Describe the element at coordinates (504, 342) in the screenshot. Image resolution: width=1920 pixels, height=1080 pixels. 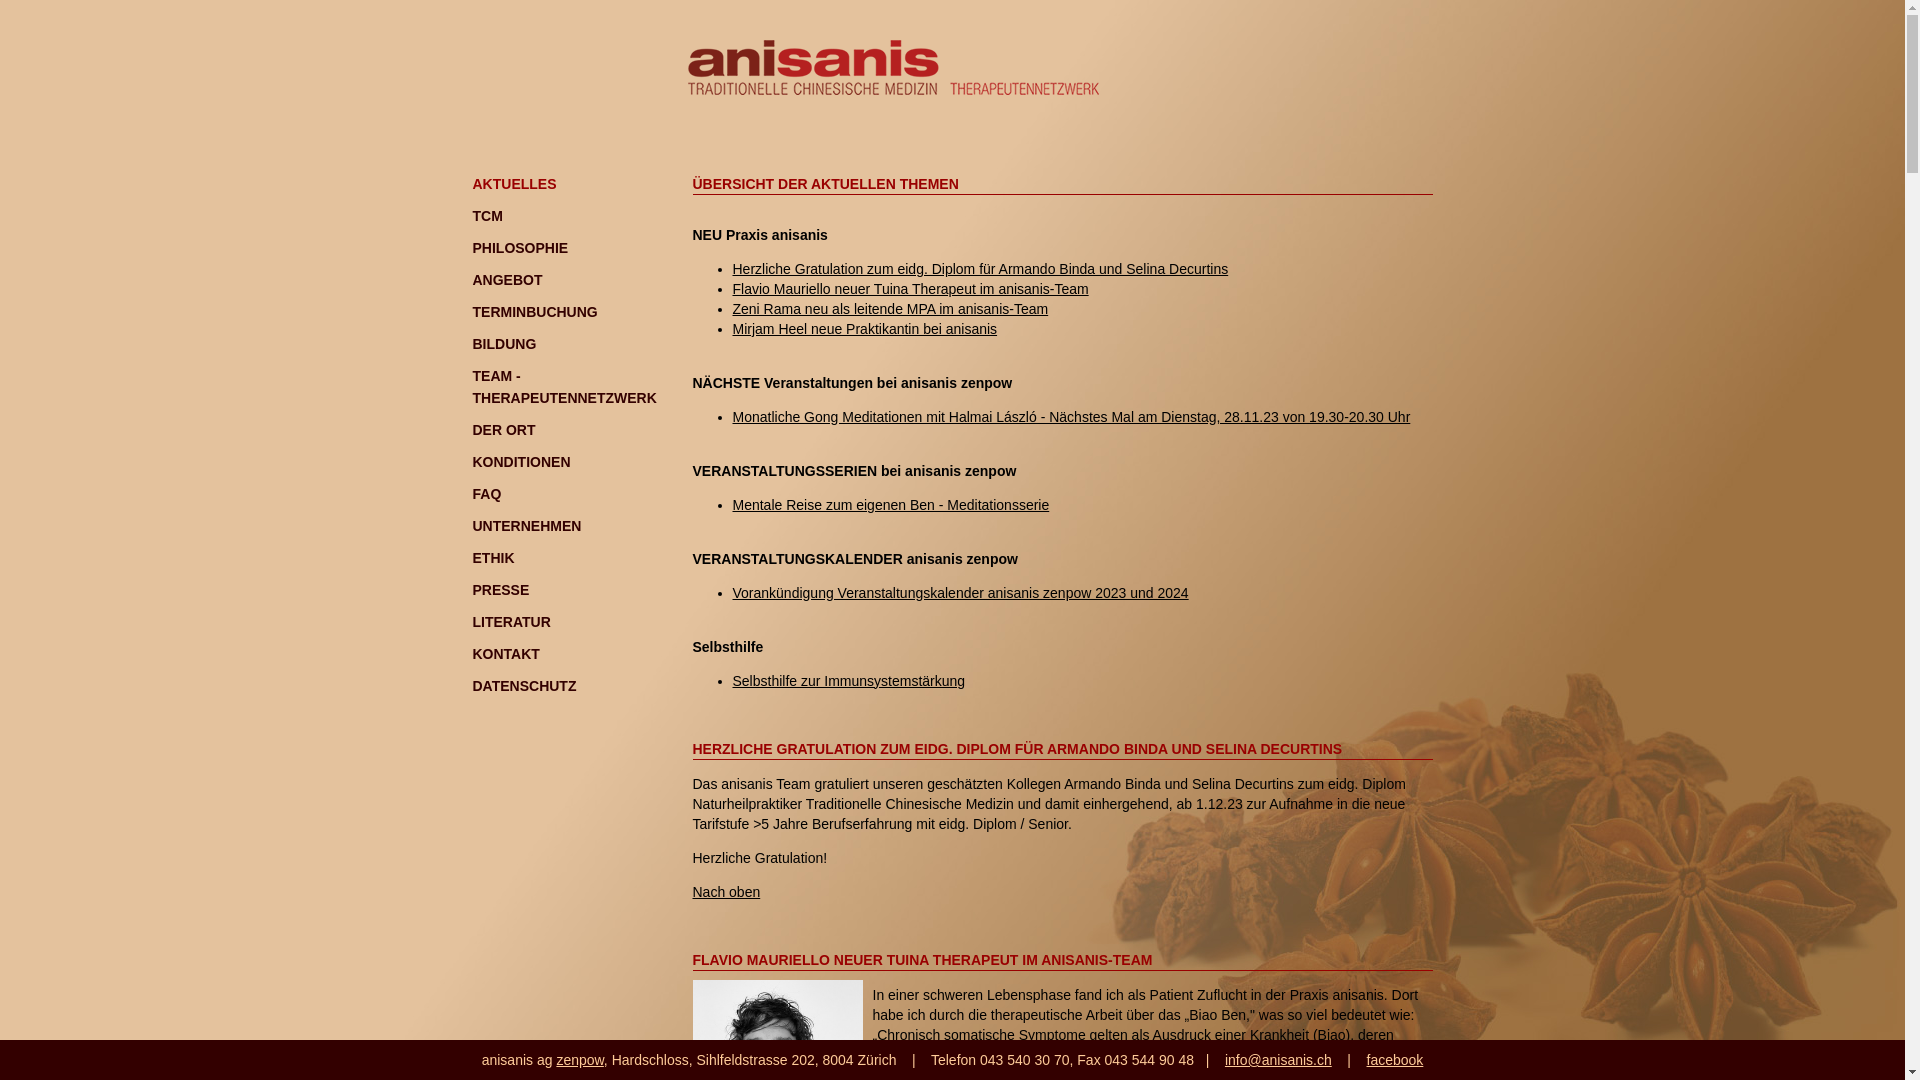
I see `'BILDUNG'` at that location.